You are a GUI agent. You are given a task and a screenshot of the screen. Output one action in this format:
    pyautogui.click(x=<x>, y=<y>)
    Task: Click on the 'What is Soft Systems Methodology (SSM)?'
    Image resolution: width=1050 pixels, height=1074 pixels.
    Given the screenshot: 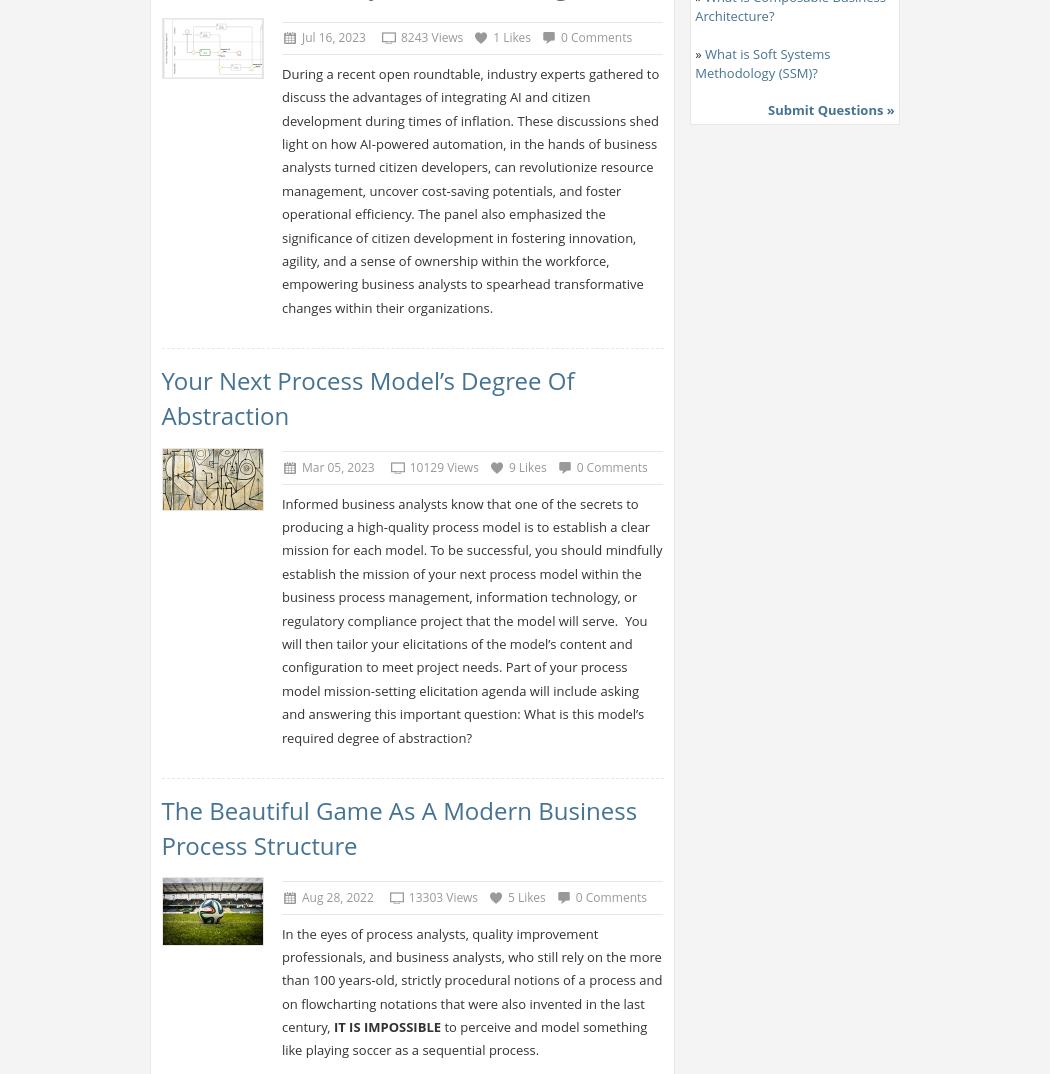 What is the action you would take?
    pyautogui.click(x=762, y=62)
    